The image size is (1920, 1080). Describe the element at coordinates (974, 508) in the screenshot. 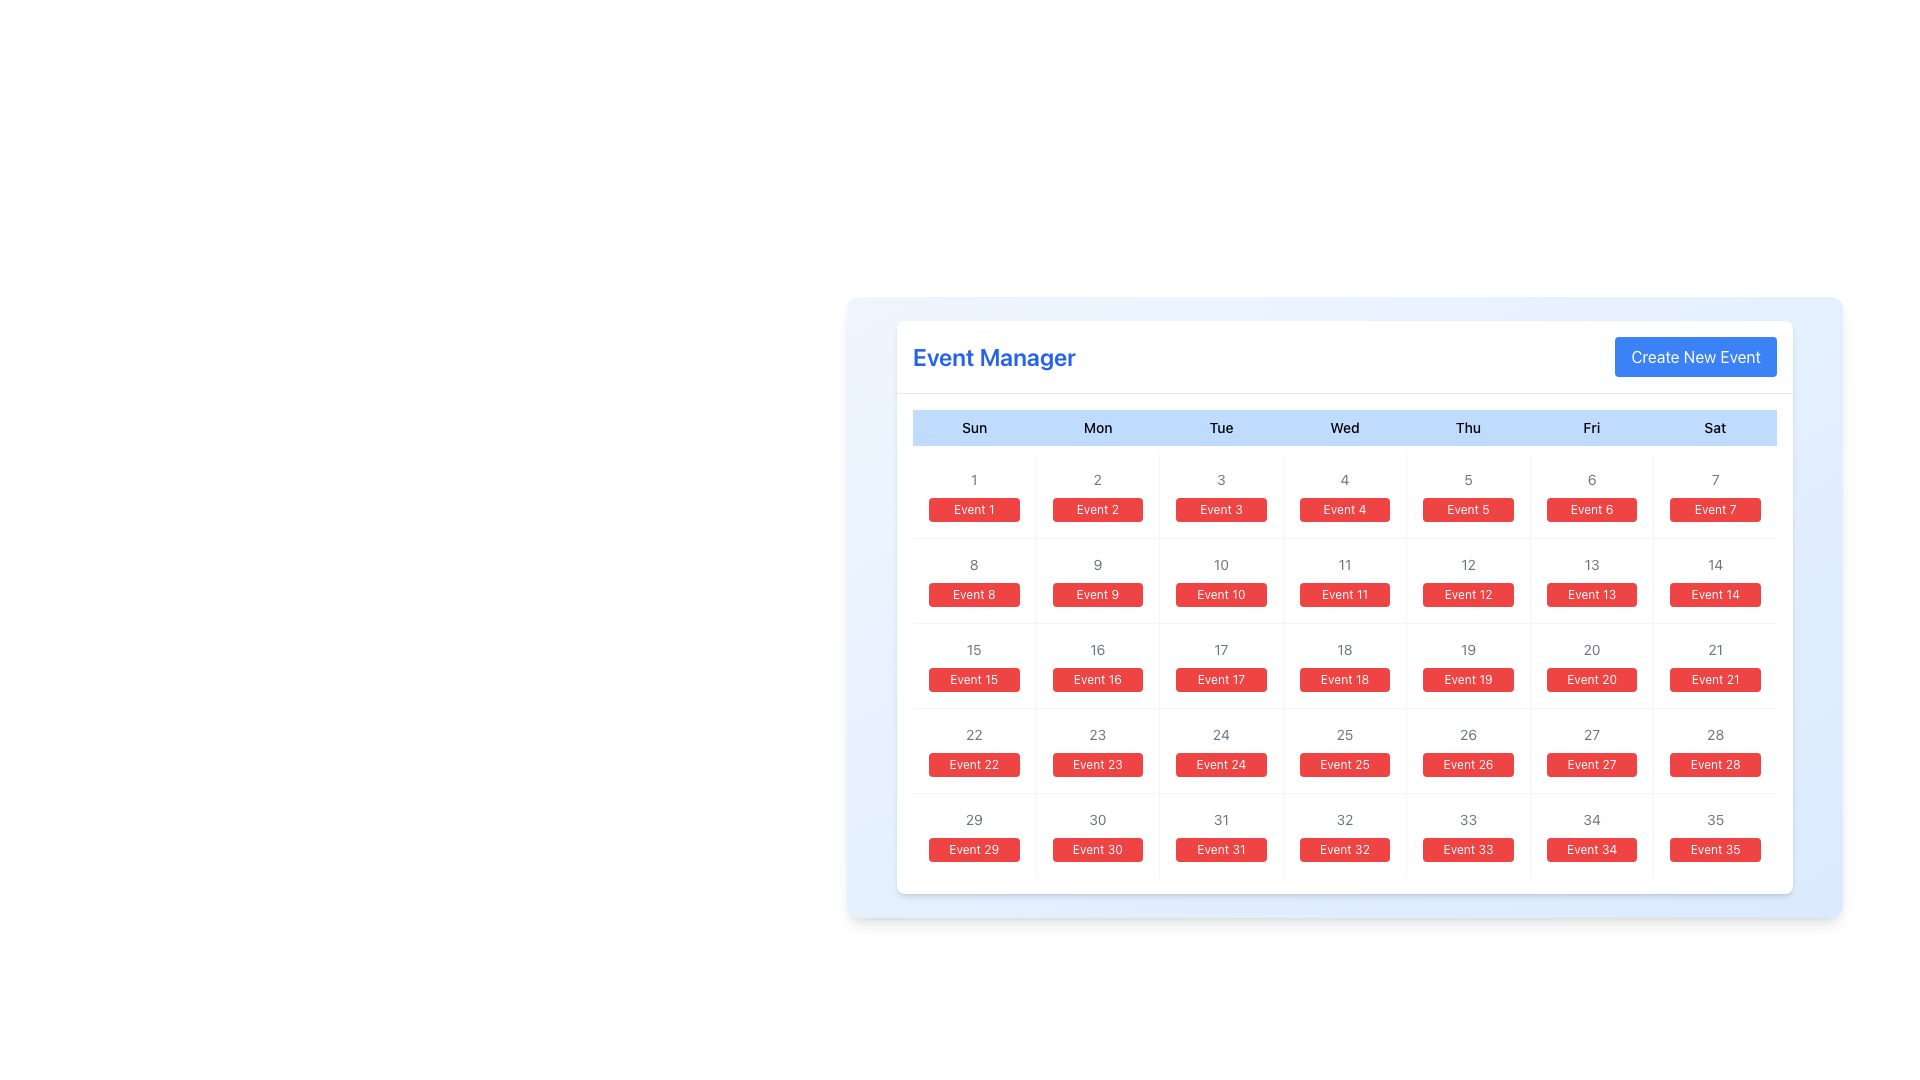

I see `the informational badge labeled 'Event 1' that indicates an event scheduled on the date '1' in the calendar application, located in the first column under the 'Sun' header` at that location.